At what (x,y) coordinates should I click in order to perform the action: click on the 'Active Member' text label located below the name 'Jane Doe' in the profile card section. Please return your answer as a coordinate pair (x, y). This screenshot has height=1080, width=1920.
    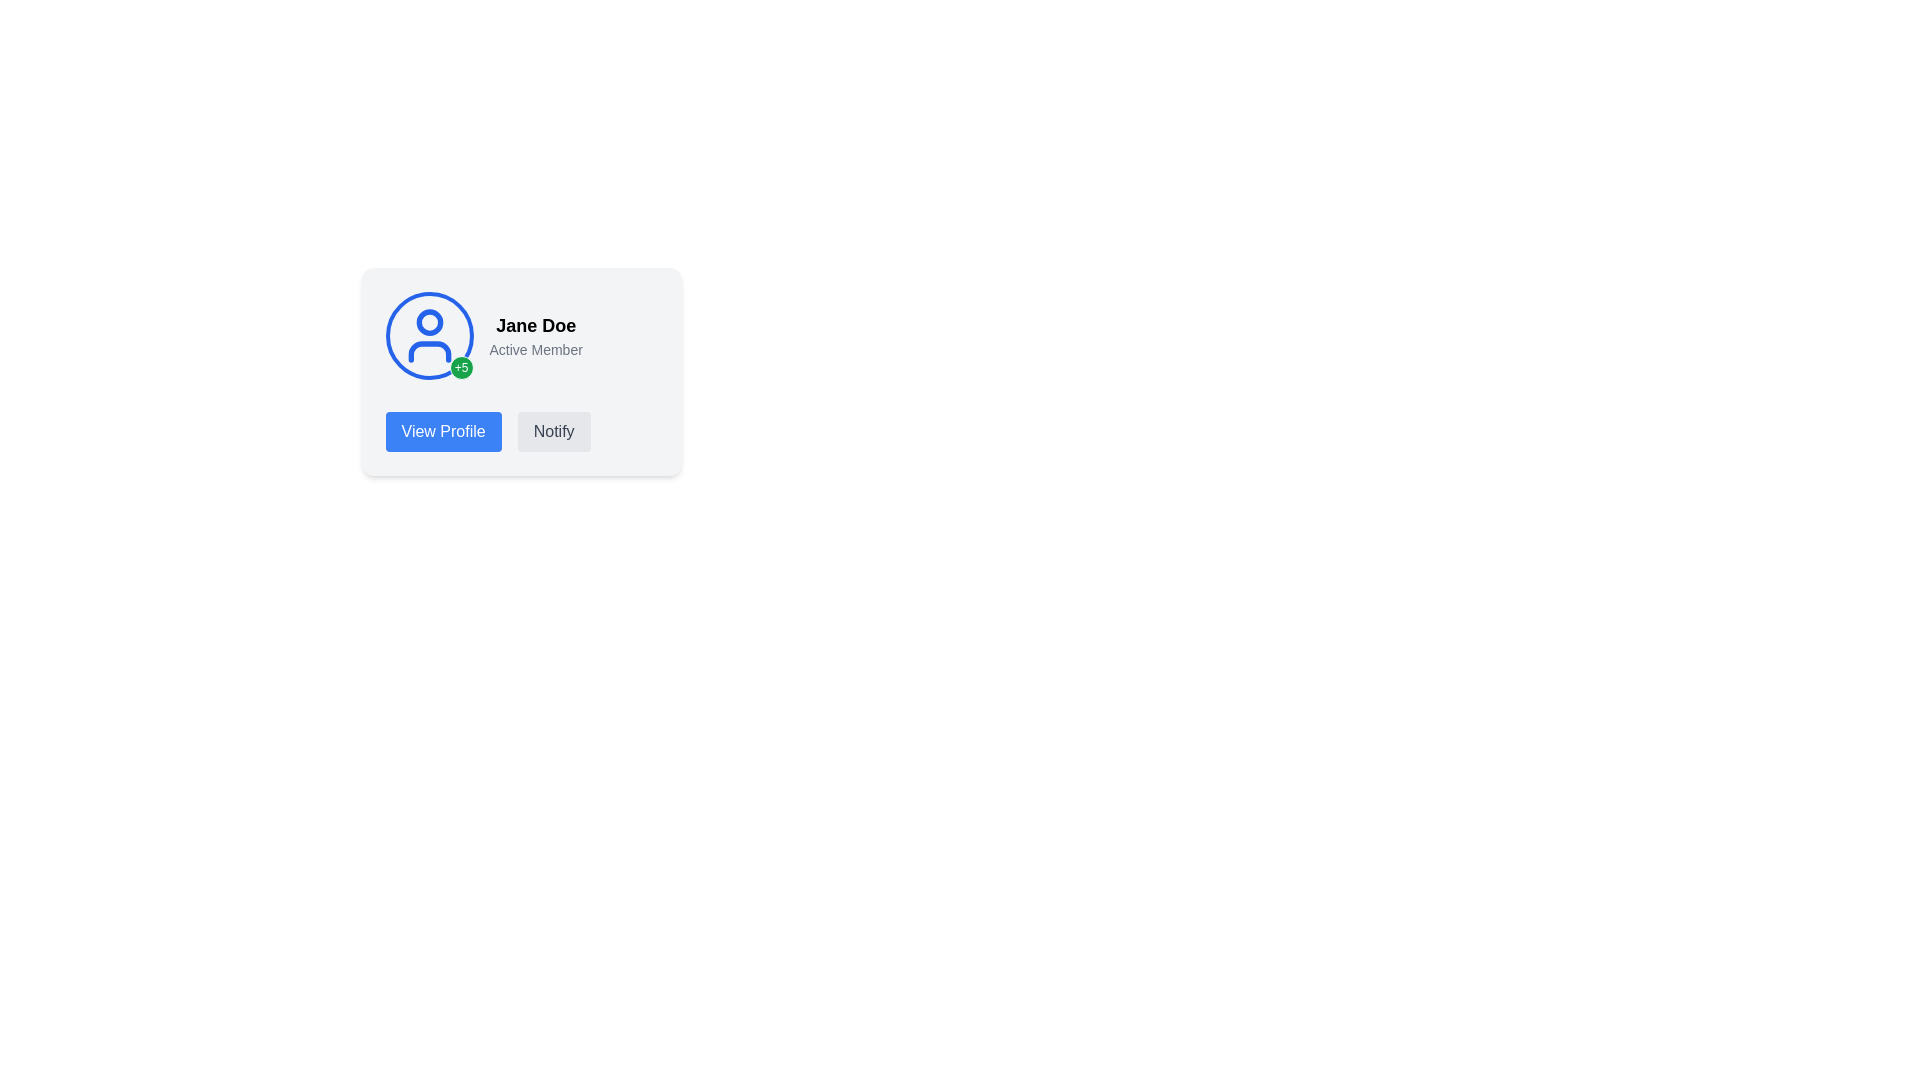
    Looking at the image, I should click on (536, 349).